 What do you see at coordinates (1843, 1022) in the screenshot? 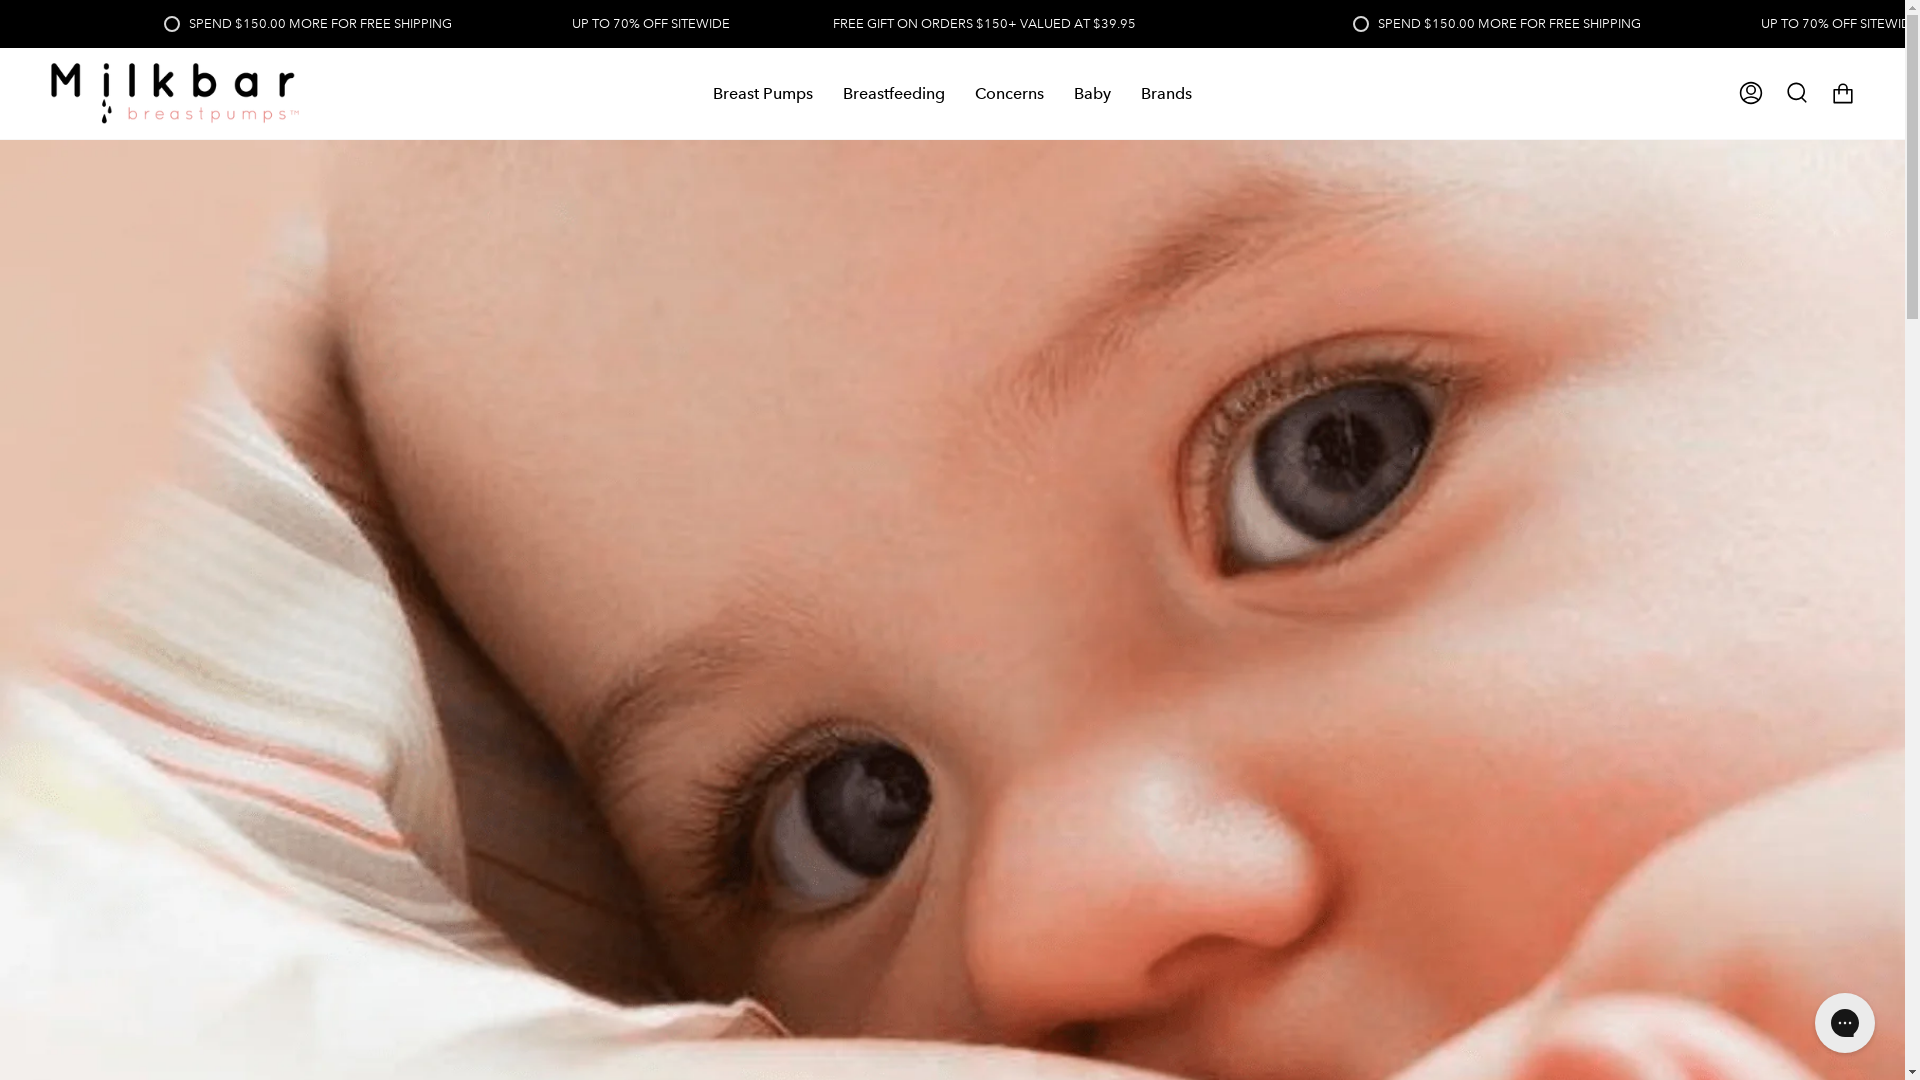
I see `'Gorgias live chat messenger'` at bounding box center [1843, 1022].